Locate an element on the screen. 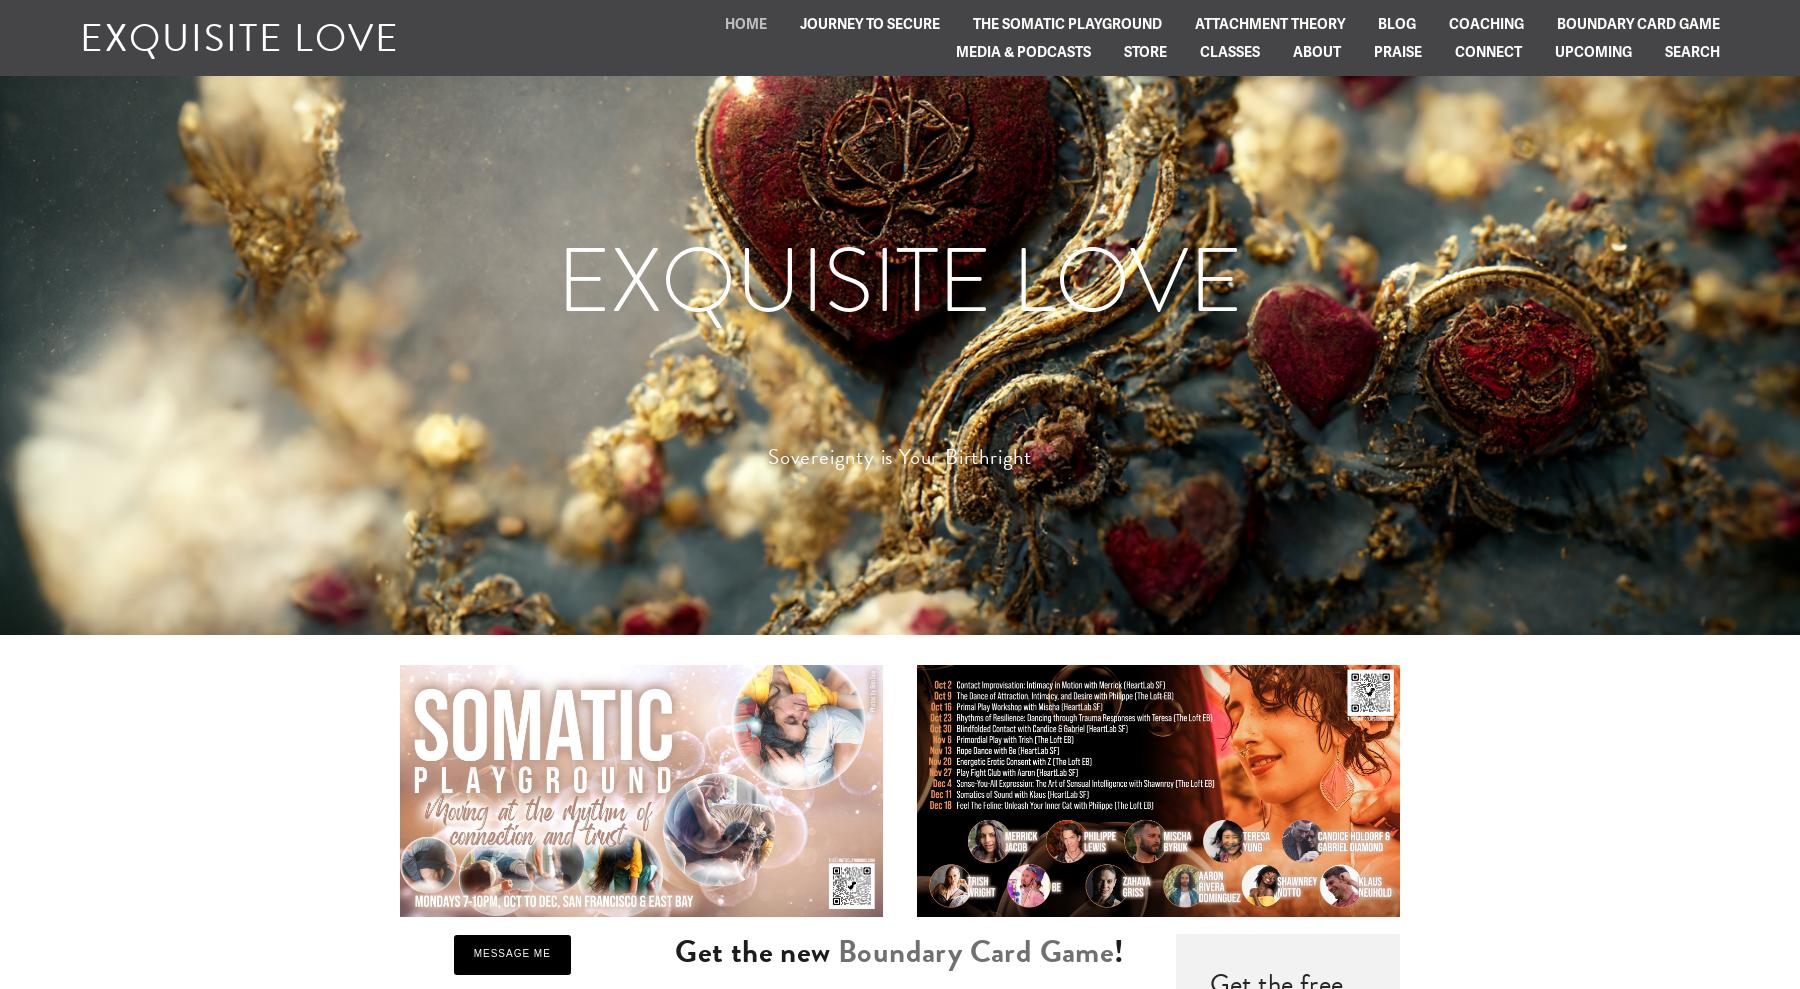 The height and width of the screenshot is (989, 1800). 'Upcoming' is located at coordinates (1592, 51).